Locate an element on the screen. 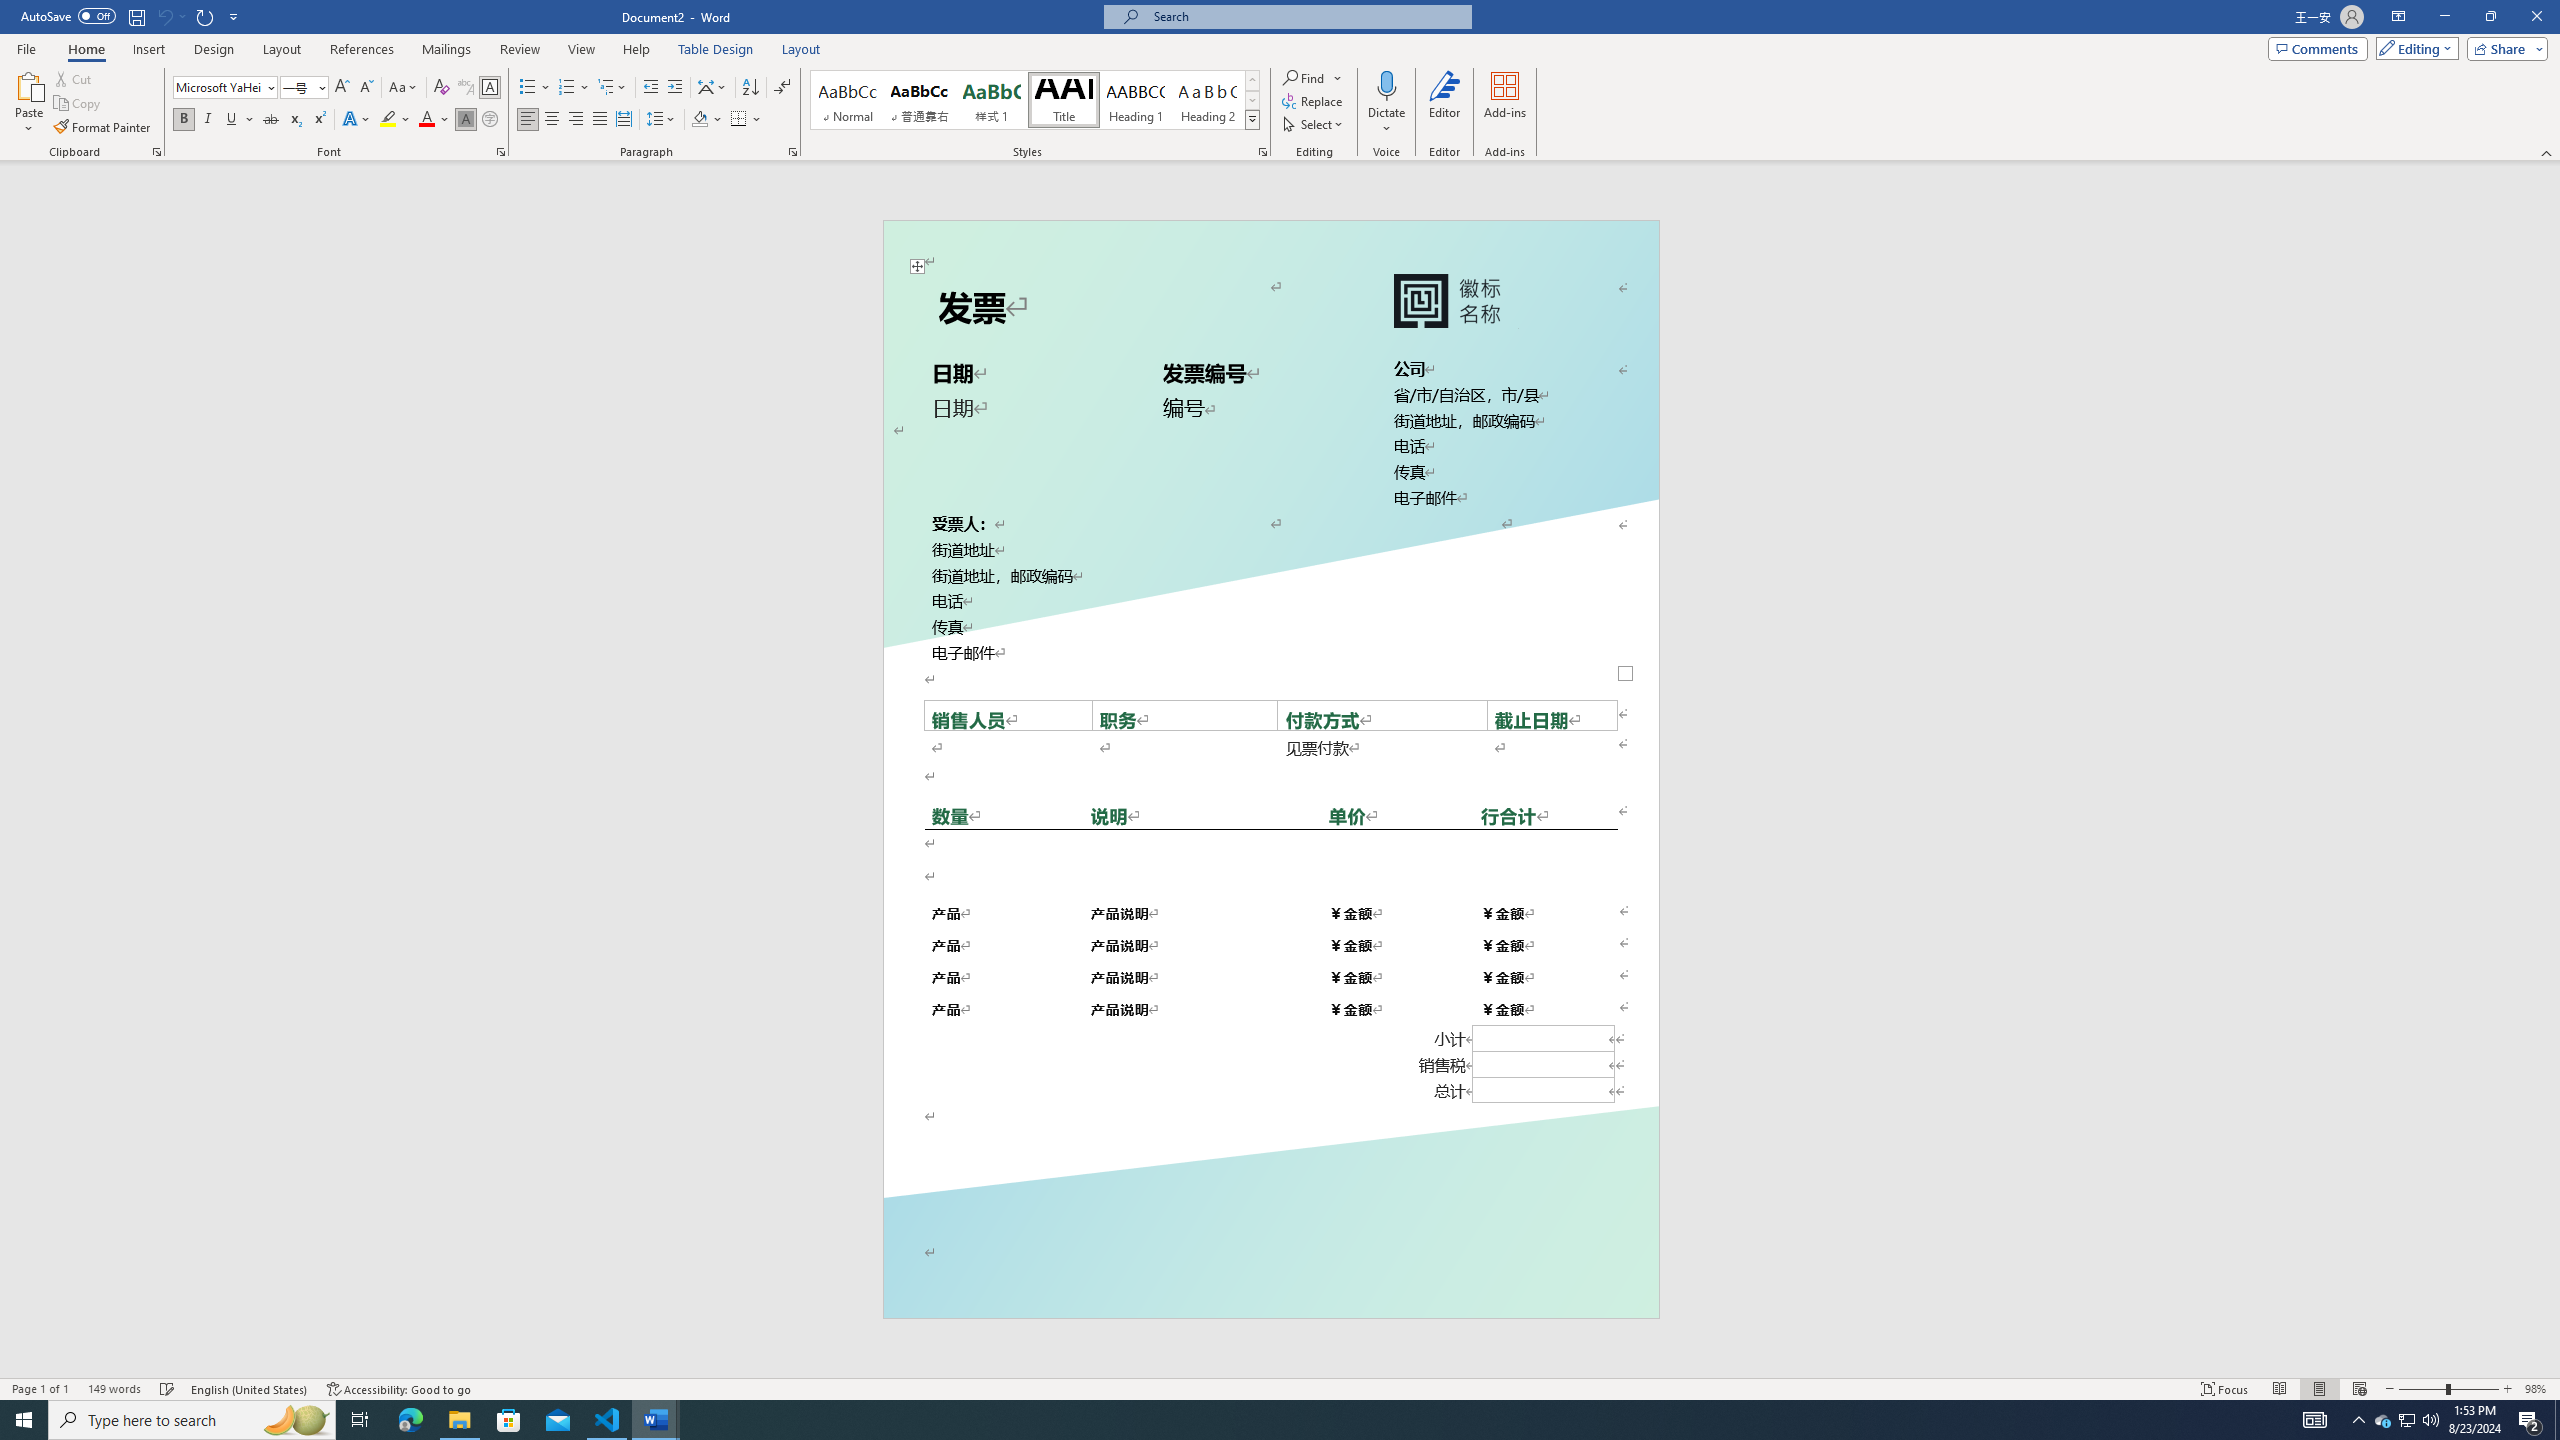 This screenshot has height=1440, width=2560. 'Align Right' is located at coordinates (575, 118).